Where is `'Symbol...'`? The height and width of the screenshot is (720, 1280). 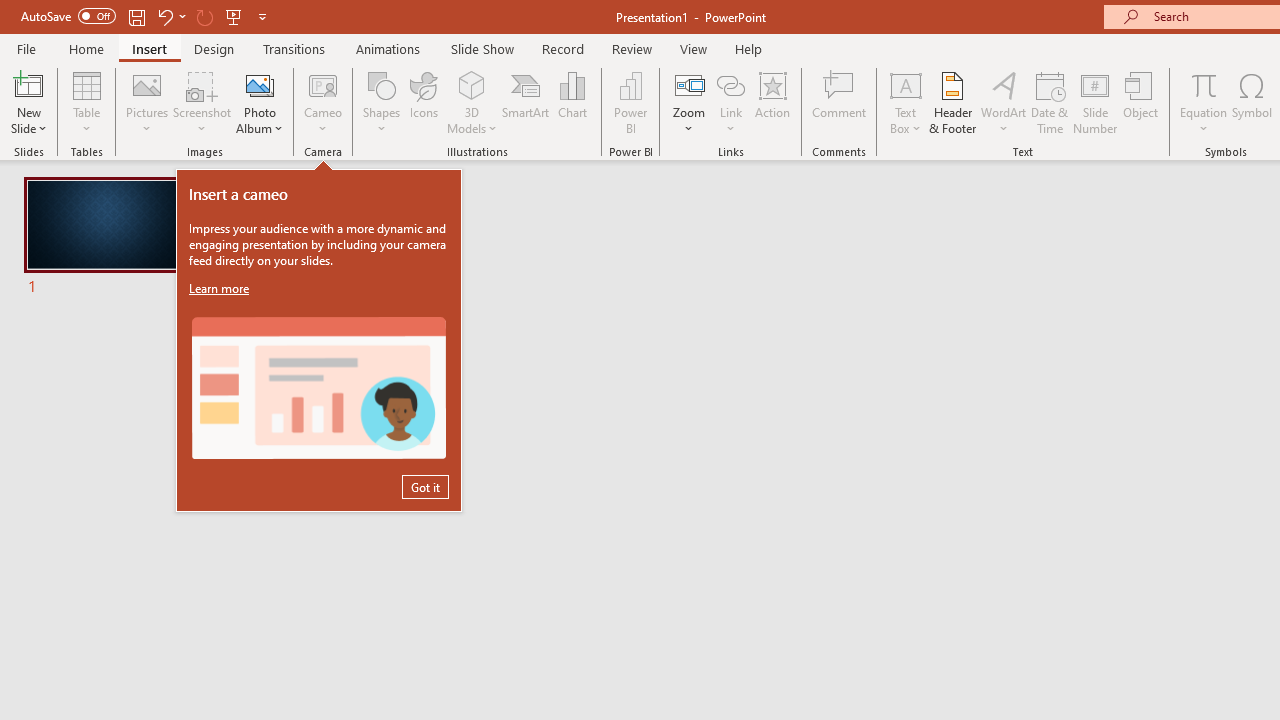
'Symbol...' is located at coordinates (1251, 103).